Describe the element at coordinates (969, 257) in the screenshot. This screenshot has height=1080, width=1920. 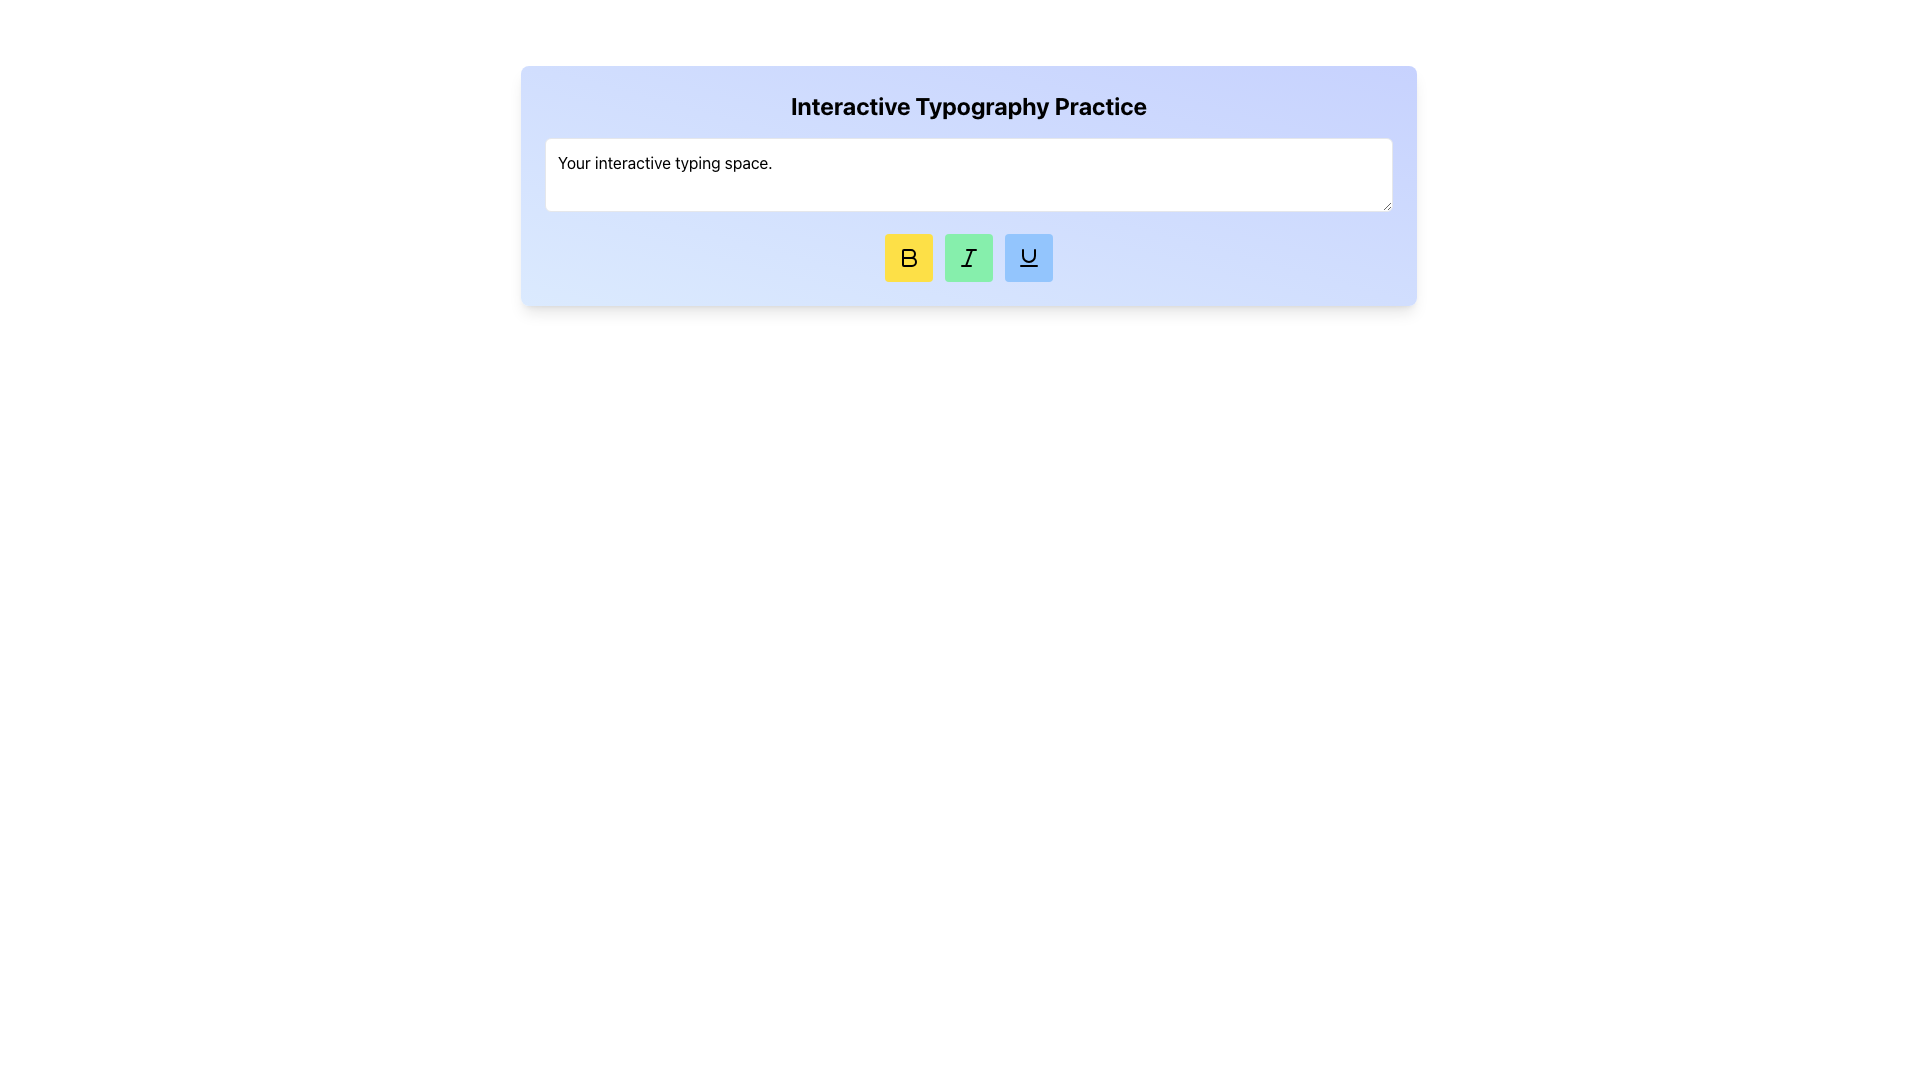
I see `the icon button resembling an italicized letter 'I' on a green background` at that location.